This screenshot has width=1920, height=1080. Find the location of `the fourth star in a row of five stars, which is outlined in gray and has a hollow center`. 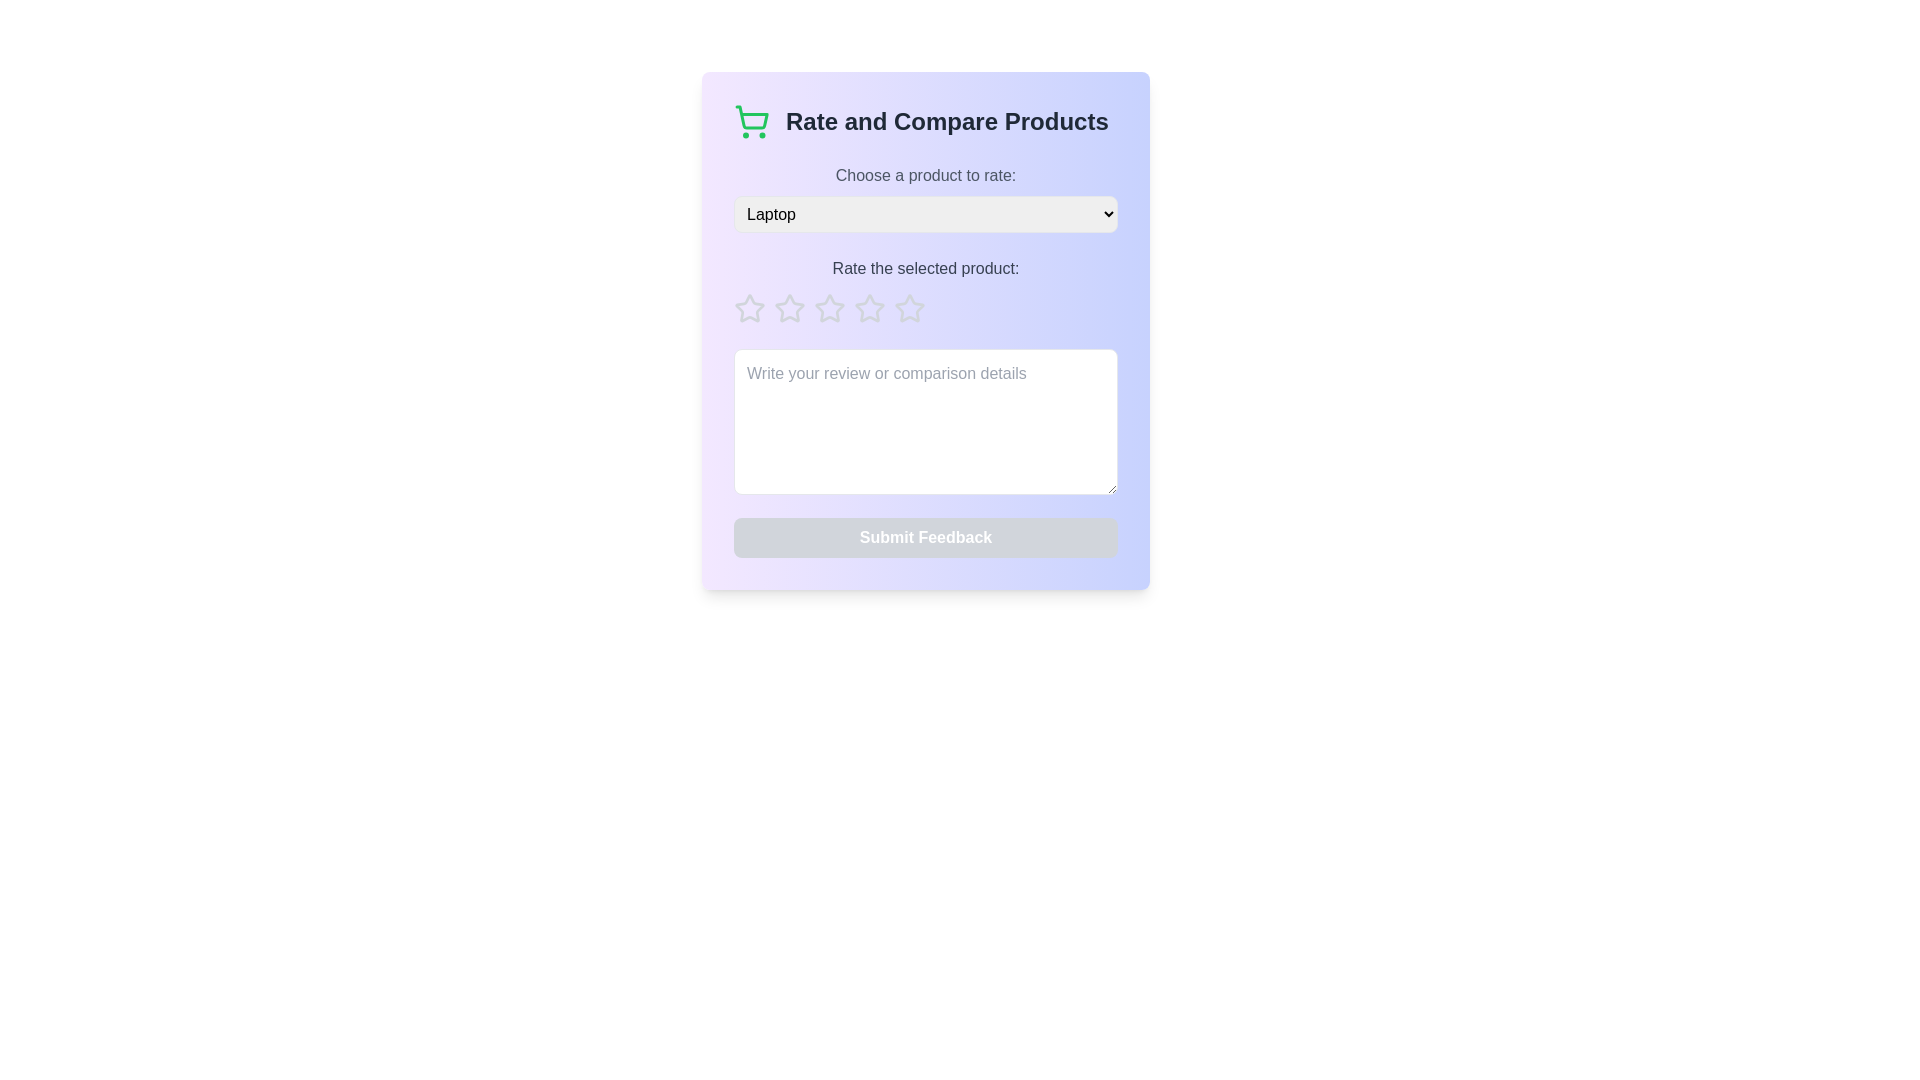

the fourth star in a row of five stars, which is outlined in gray and has a hollow center is located at coordinates (869, 308).